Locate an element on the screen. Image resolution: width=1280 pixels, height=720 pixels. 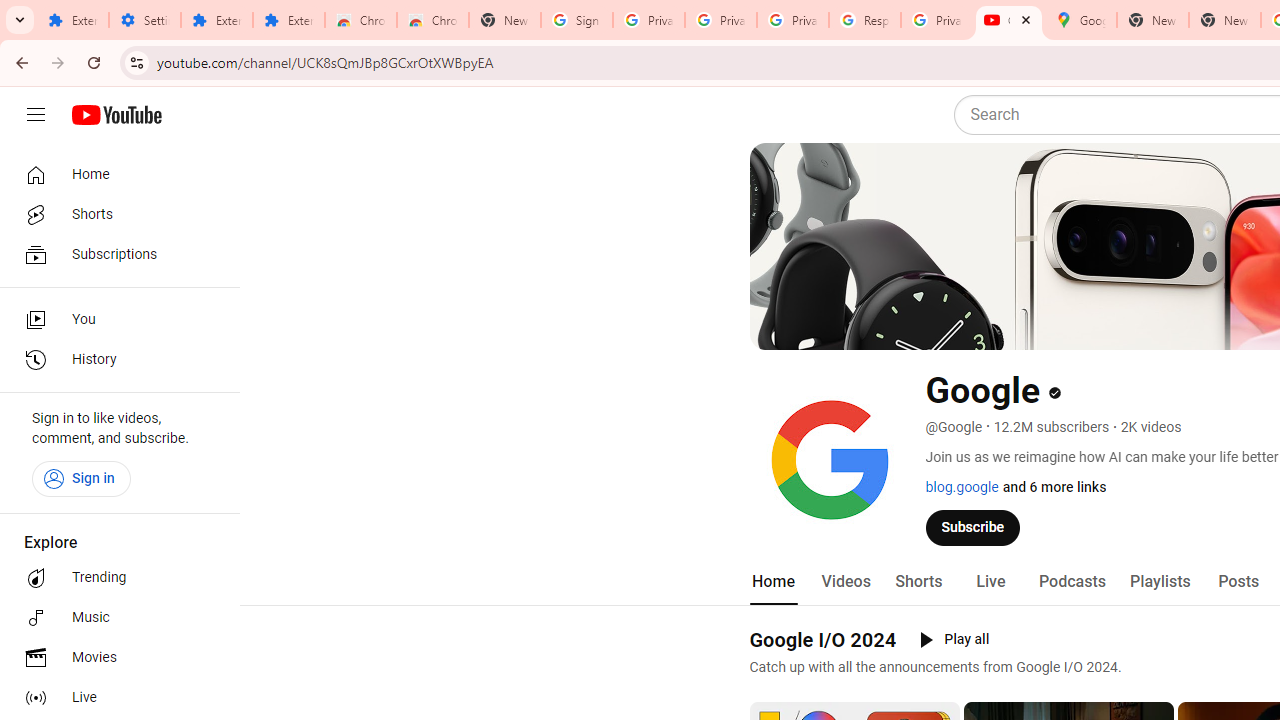
'Reload' is located at coordinates (93, 61).